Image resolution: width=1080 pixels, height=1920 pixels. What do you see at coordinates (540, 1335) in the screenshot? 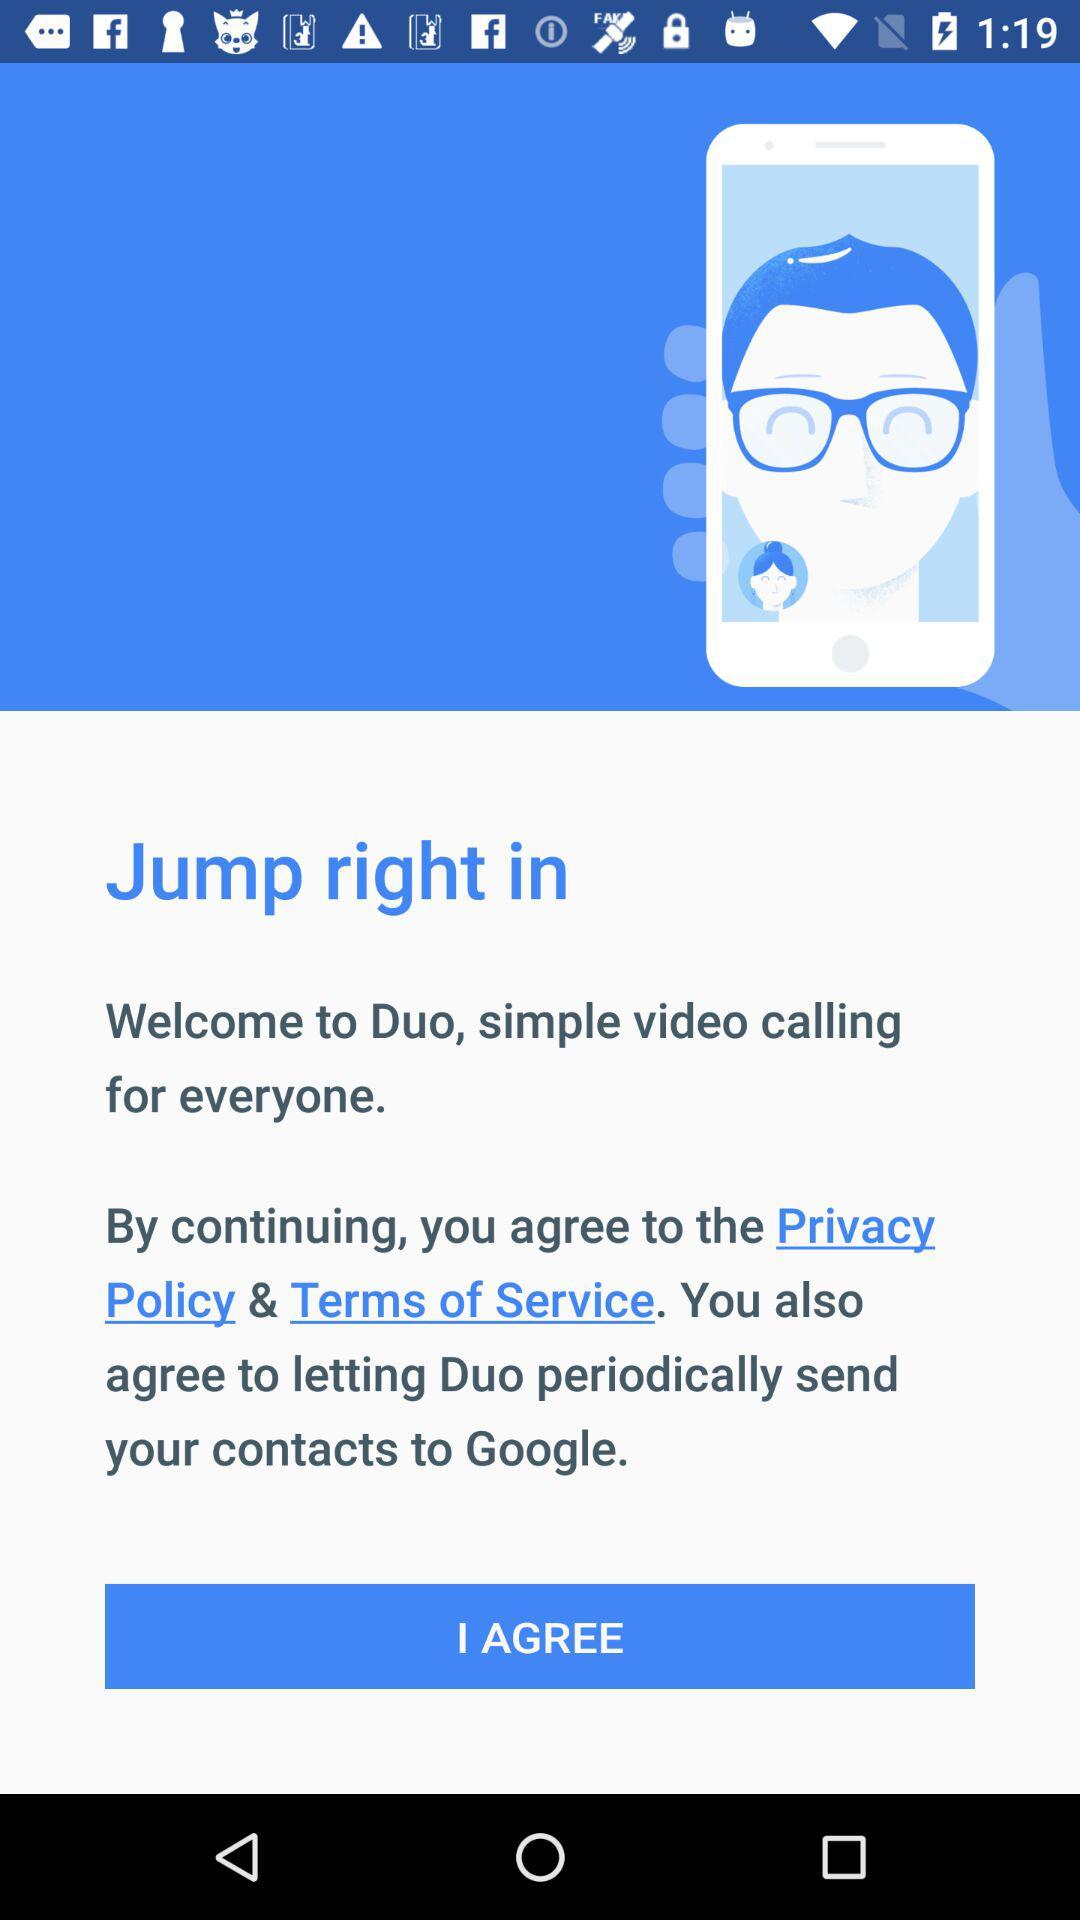
I see `the button above i agree item` at bounding box center [540, 1335].